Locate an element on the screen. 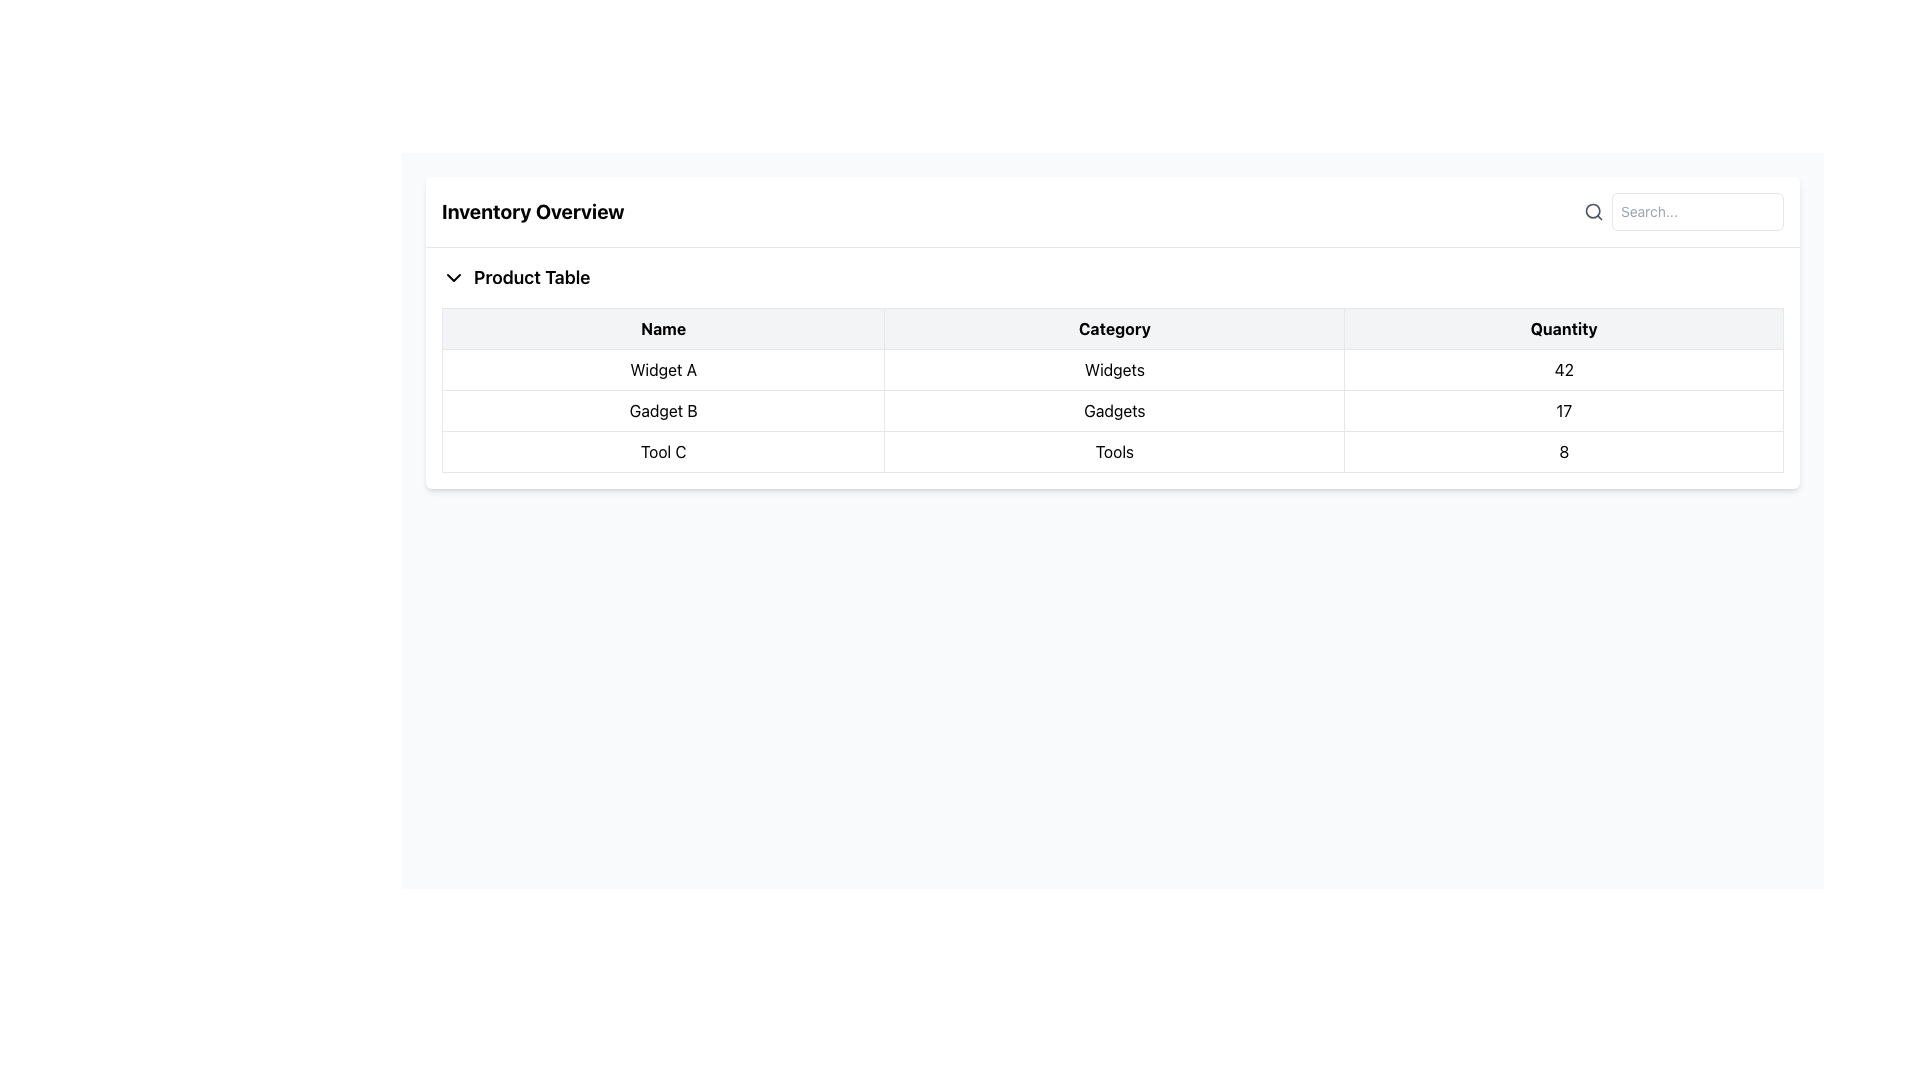 This screenshot has height=1080, width=1920. the text label indicating the quantity of items in the table, which is the third element in the header row following 'Name' and 'Category' is located at coordinates (1563, 327).